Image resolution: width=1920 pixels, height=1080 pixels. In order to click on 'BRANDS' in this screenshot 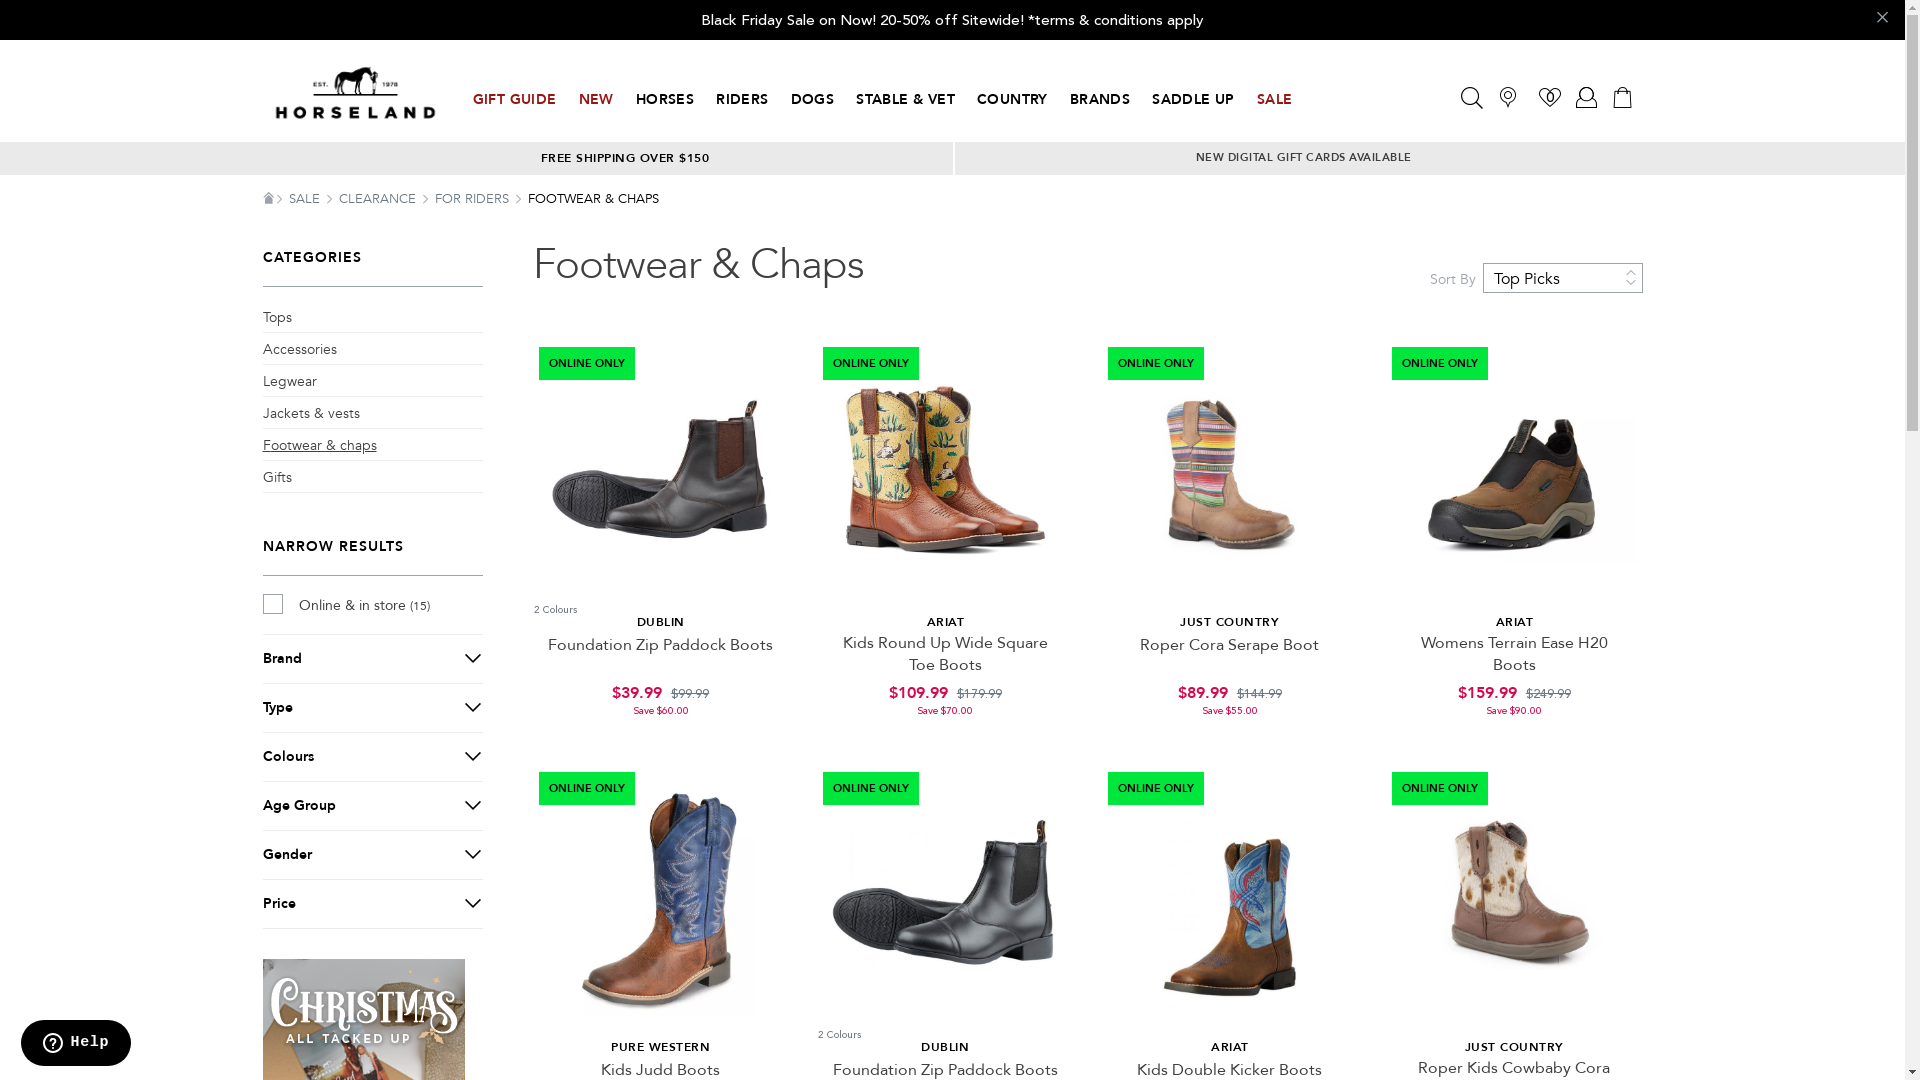, I will do `click(1098, 100)`.